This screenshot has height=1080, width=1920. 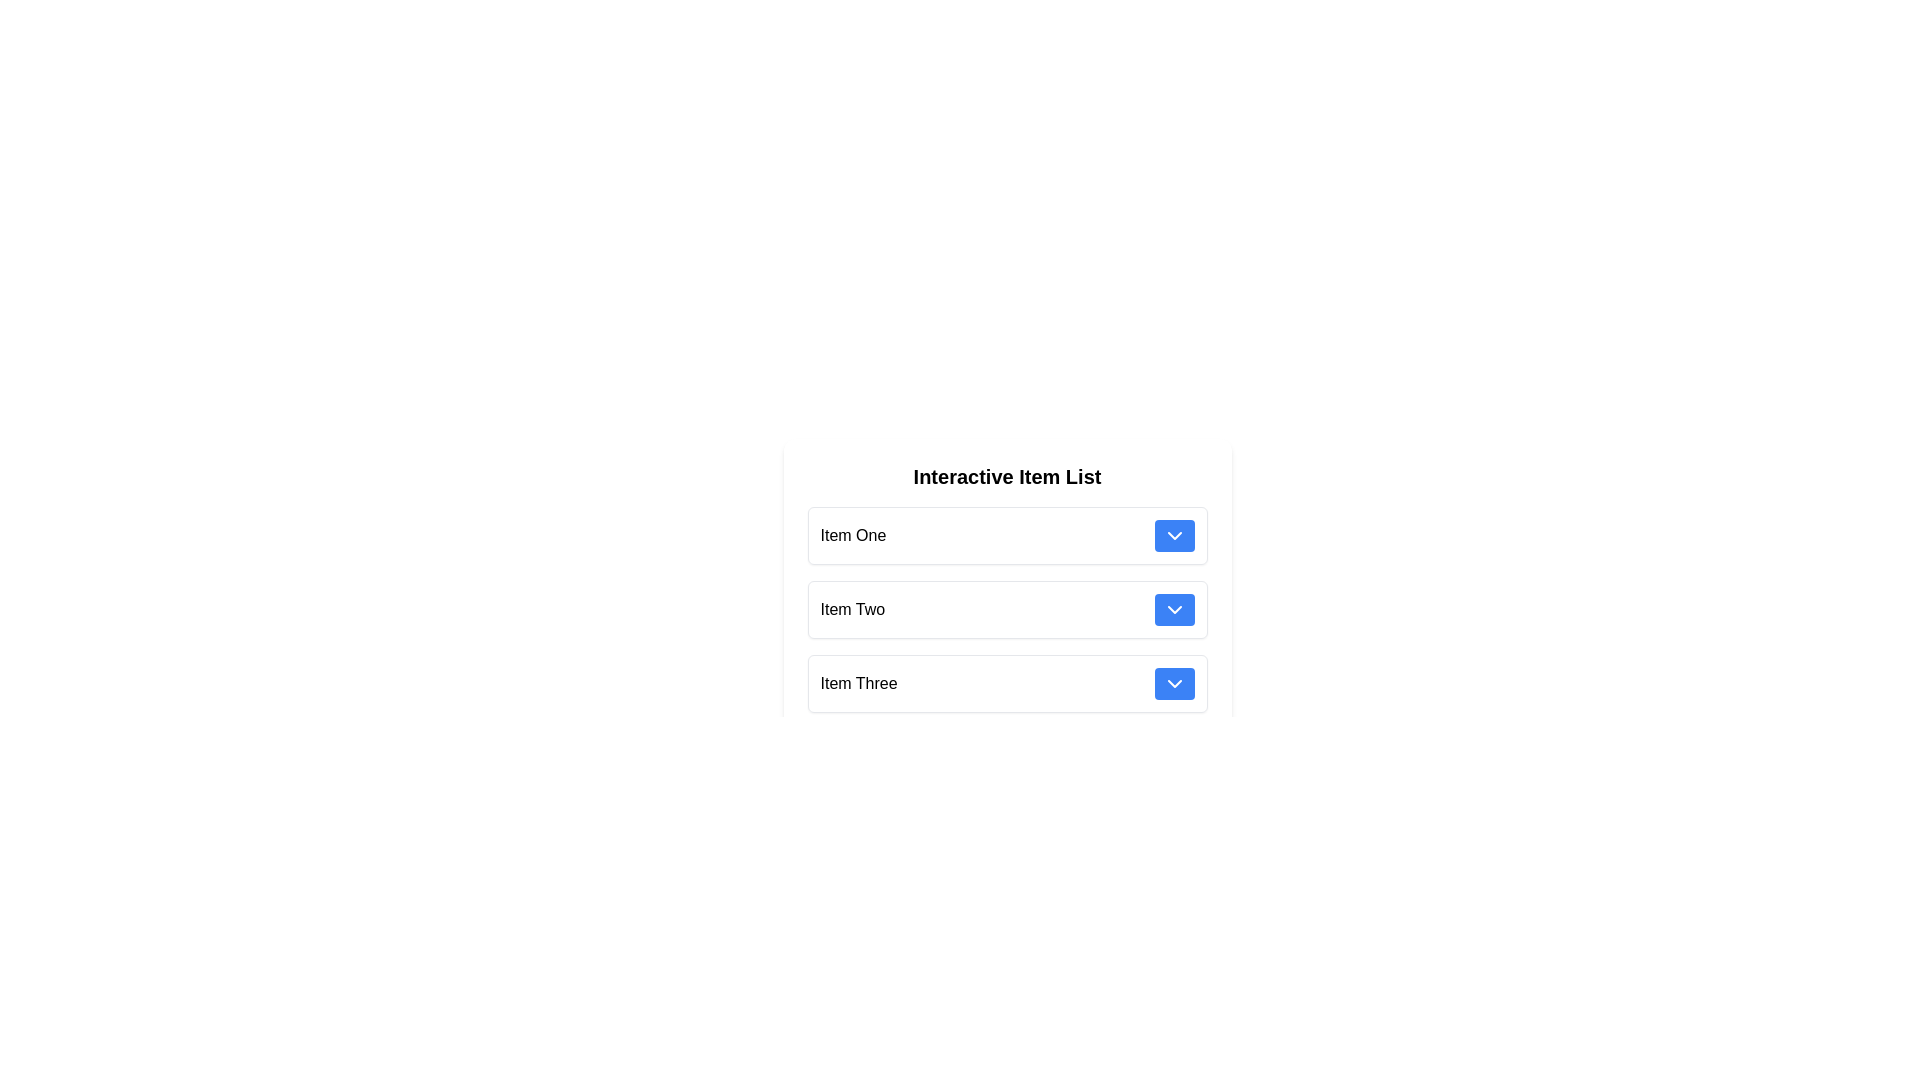 I want to click on the interactive dropdown toggle button located to the right of 'Item Two' in the vertical list, so click(x=1174, y=608).